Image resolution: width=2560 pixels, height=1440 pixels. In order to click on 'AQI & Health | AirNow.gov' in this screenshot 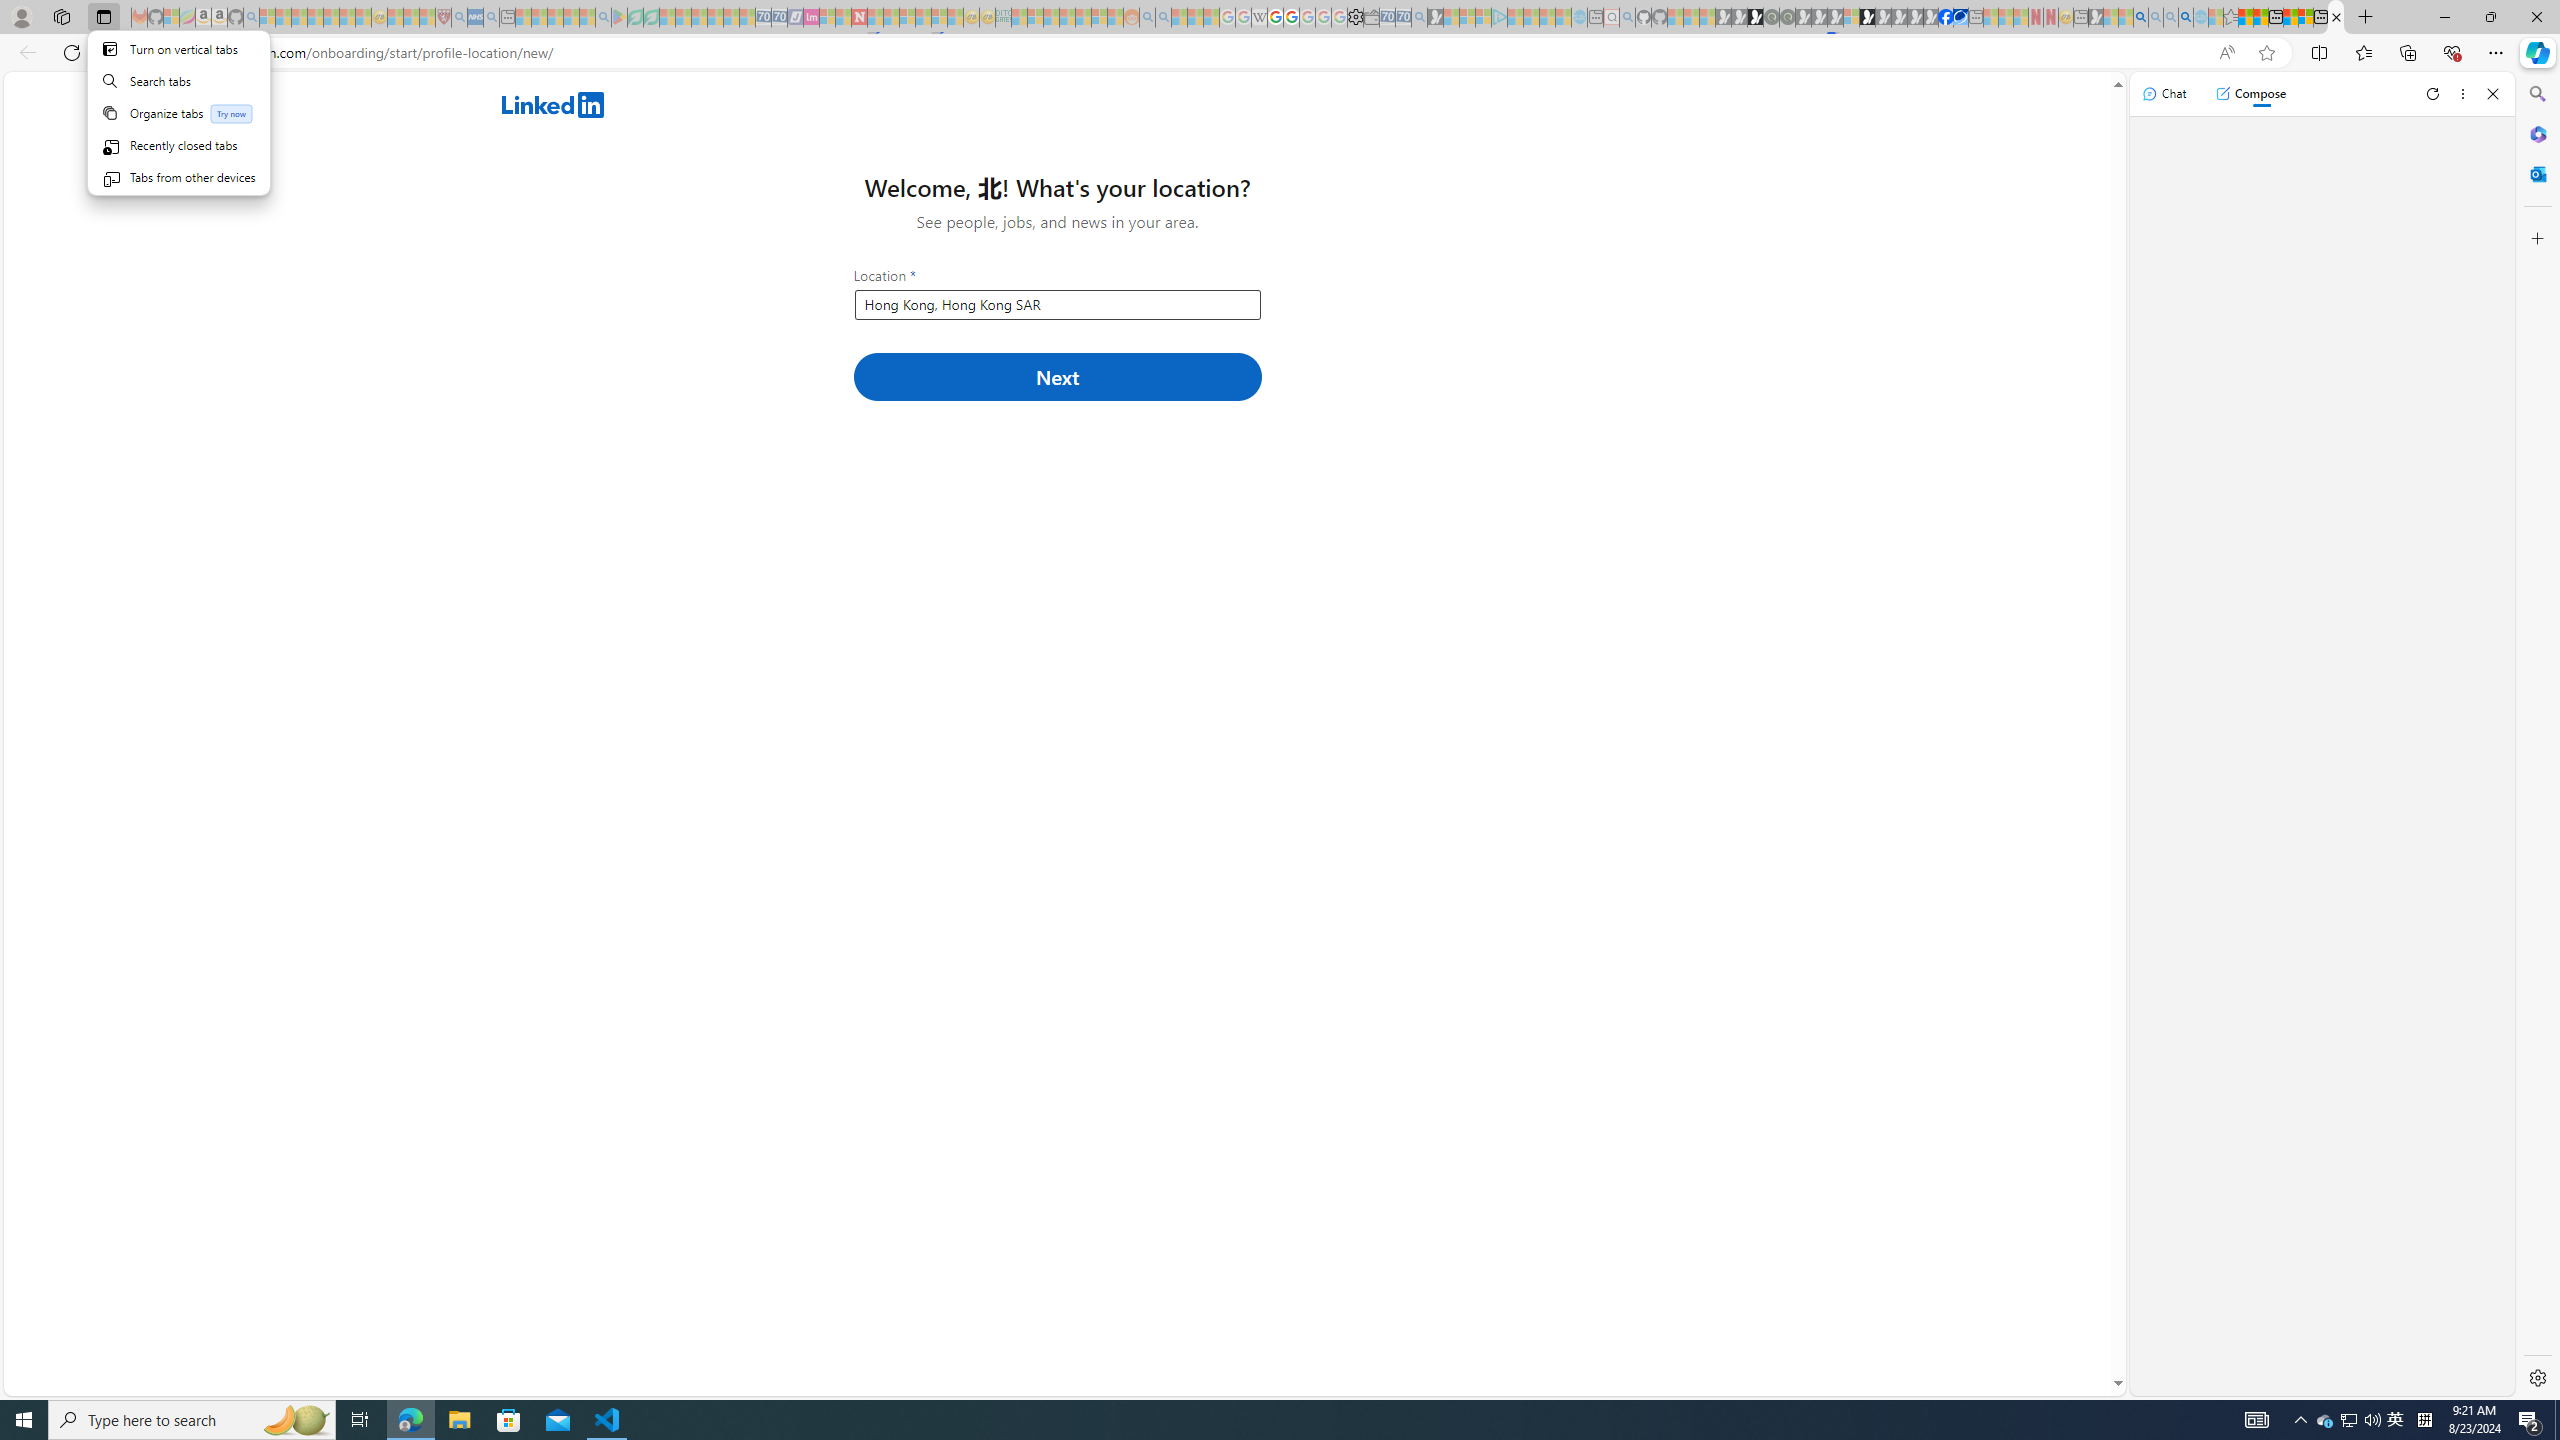, I will do `click(1960, 16)`.